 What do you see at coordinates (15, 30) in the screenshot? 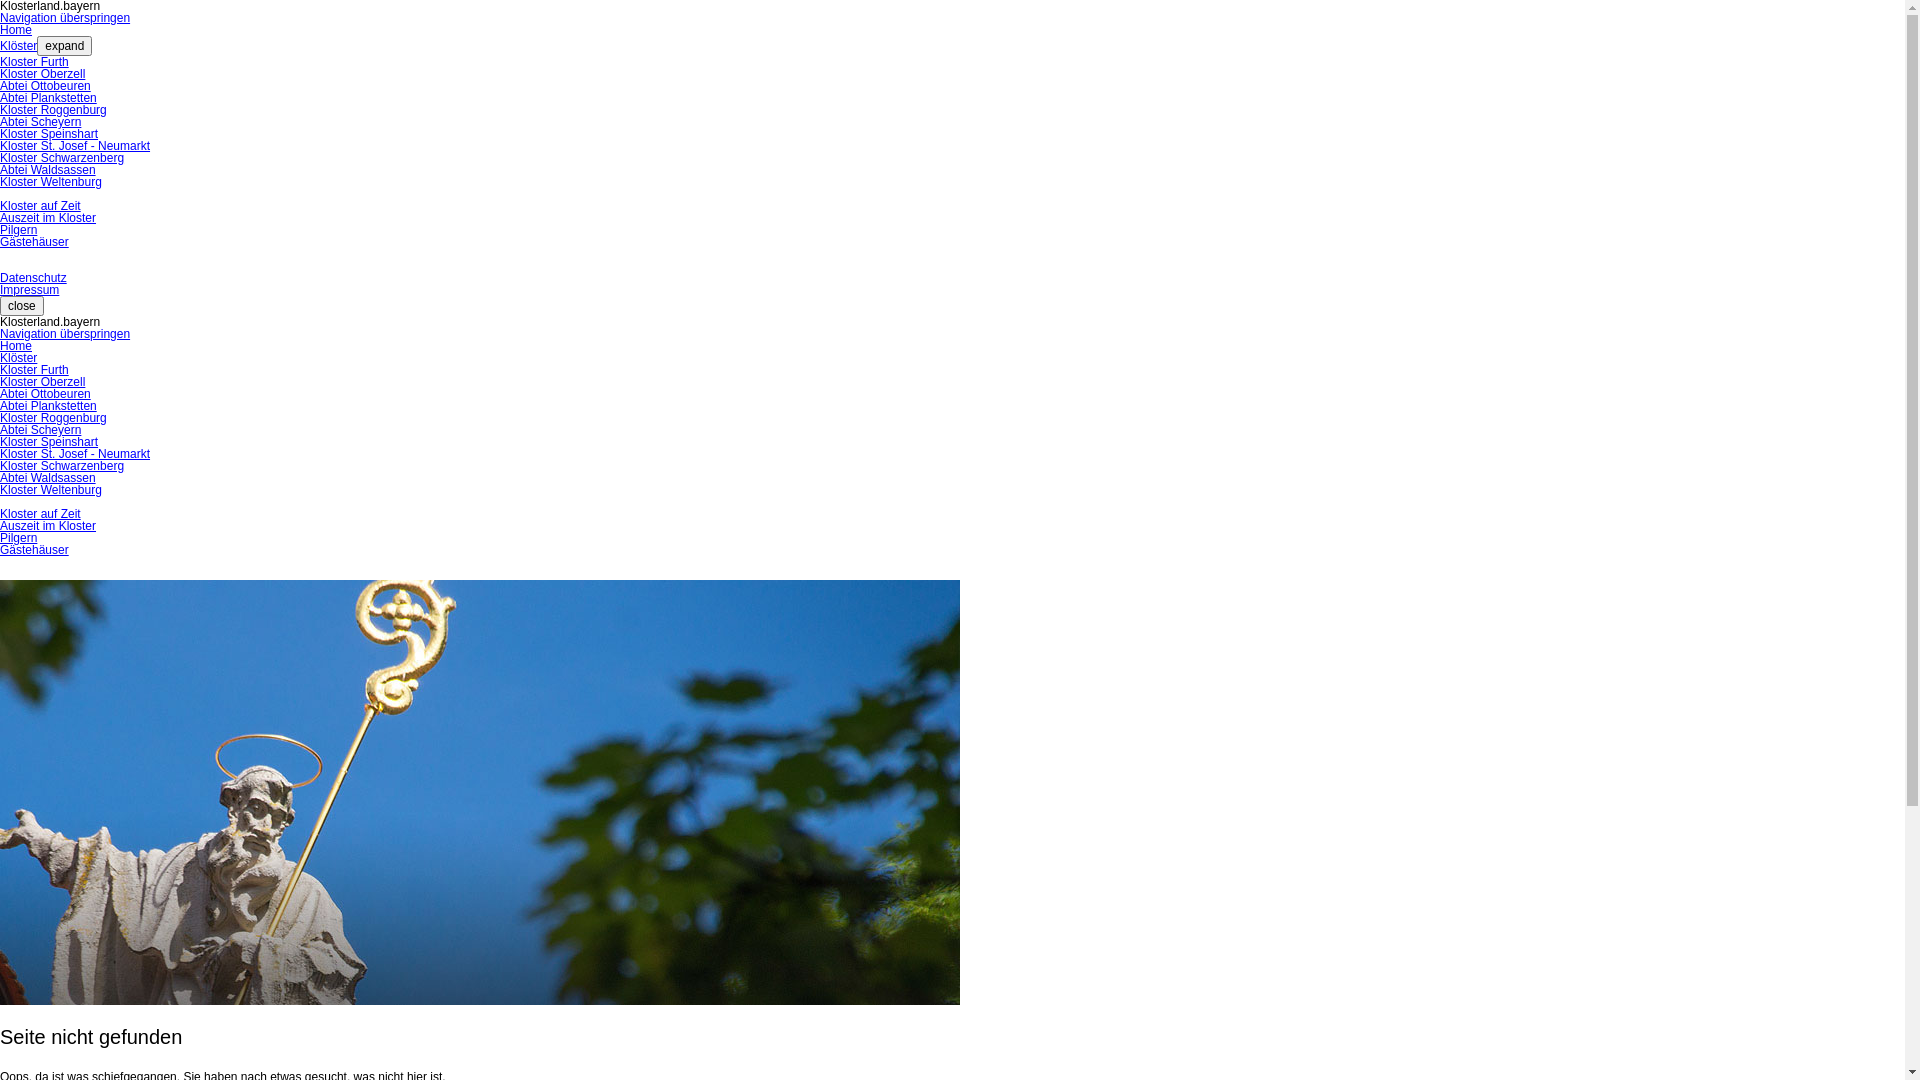
I see `'Home'` at bounding box center [15, 30].